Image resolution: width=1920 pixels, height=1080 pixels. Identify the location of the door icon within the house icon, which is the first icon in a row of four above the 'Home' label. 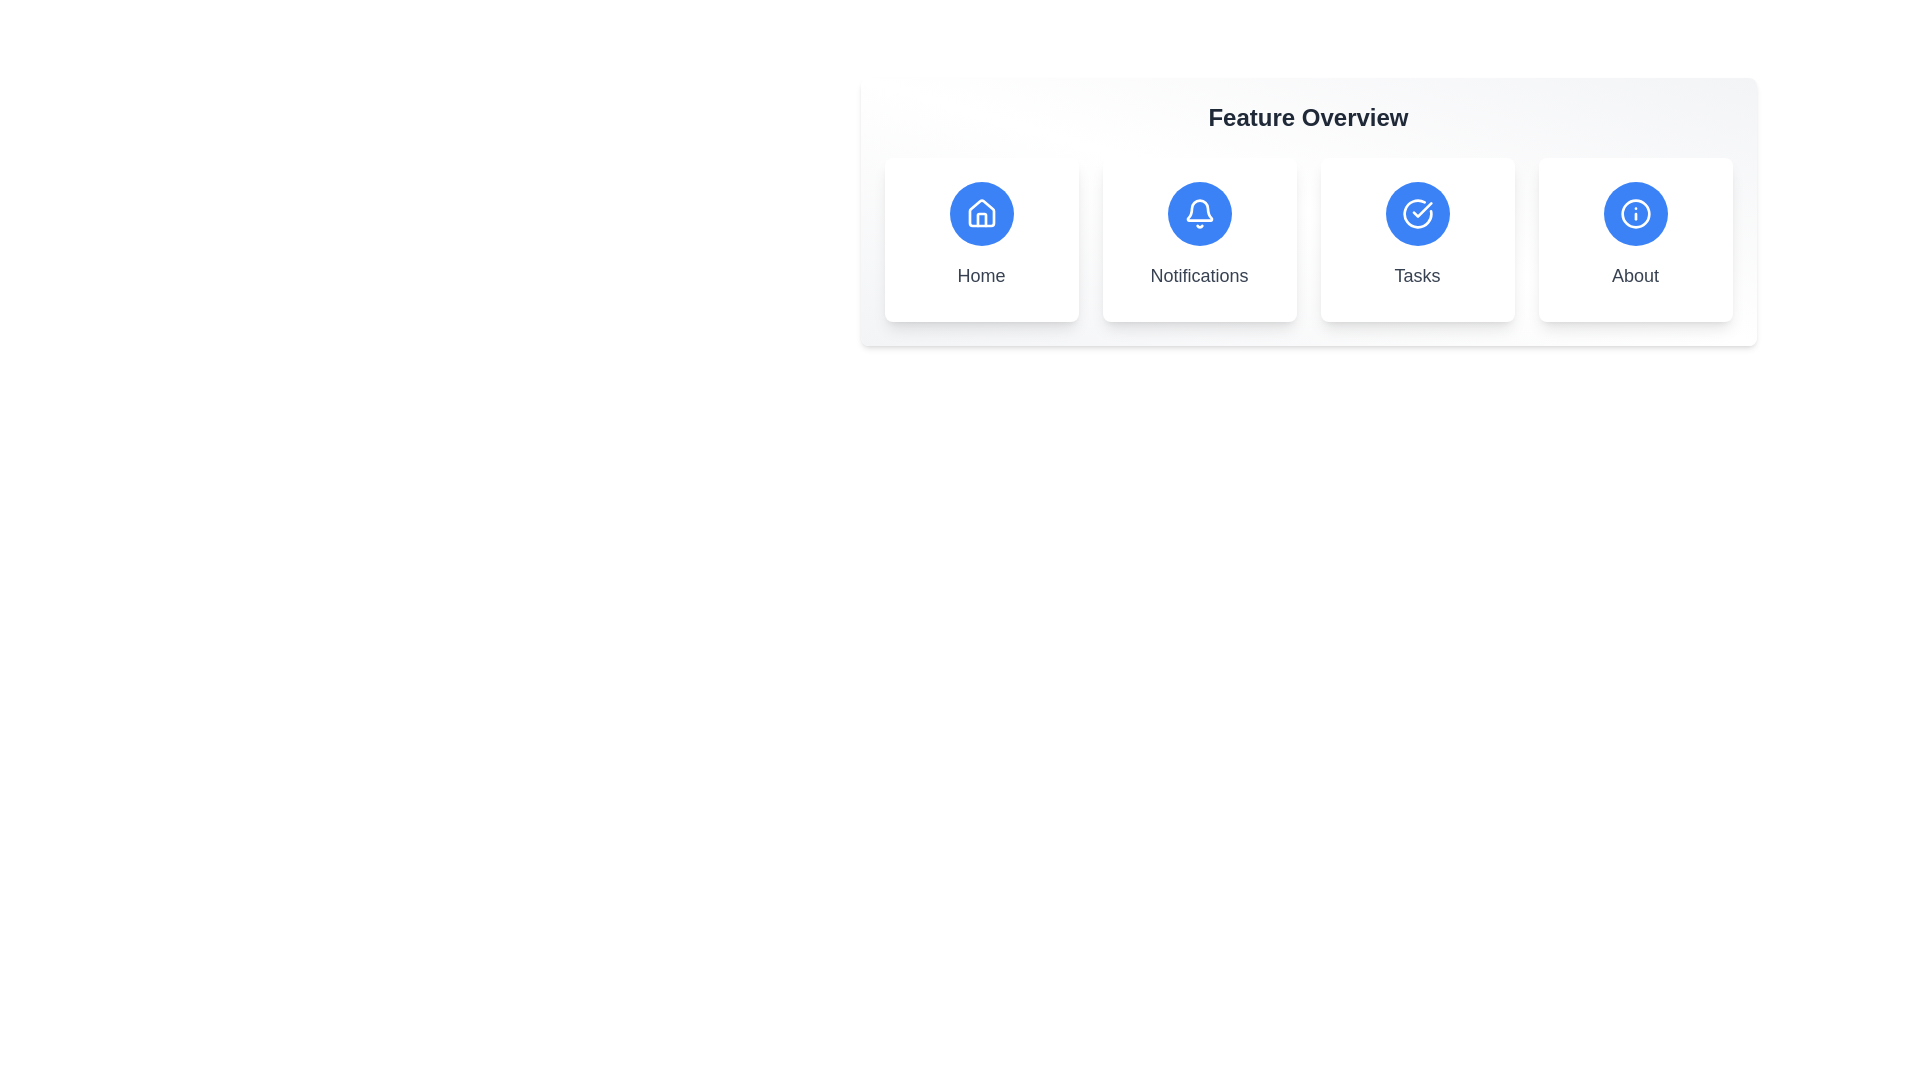
(981, 219).